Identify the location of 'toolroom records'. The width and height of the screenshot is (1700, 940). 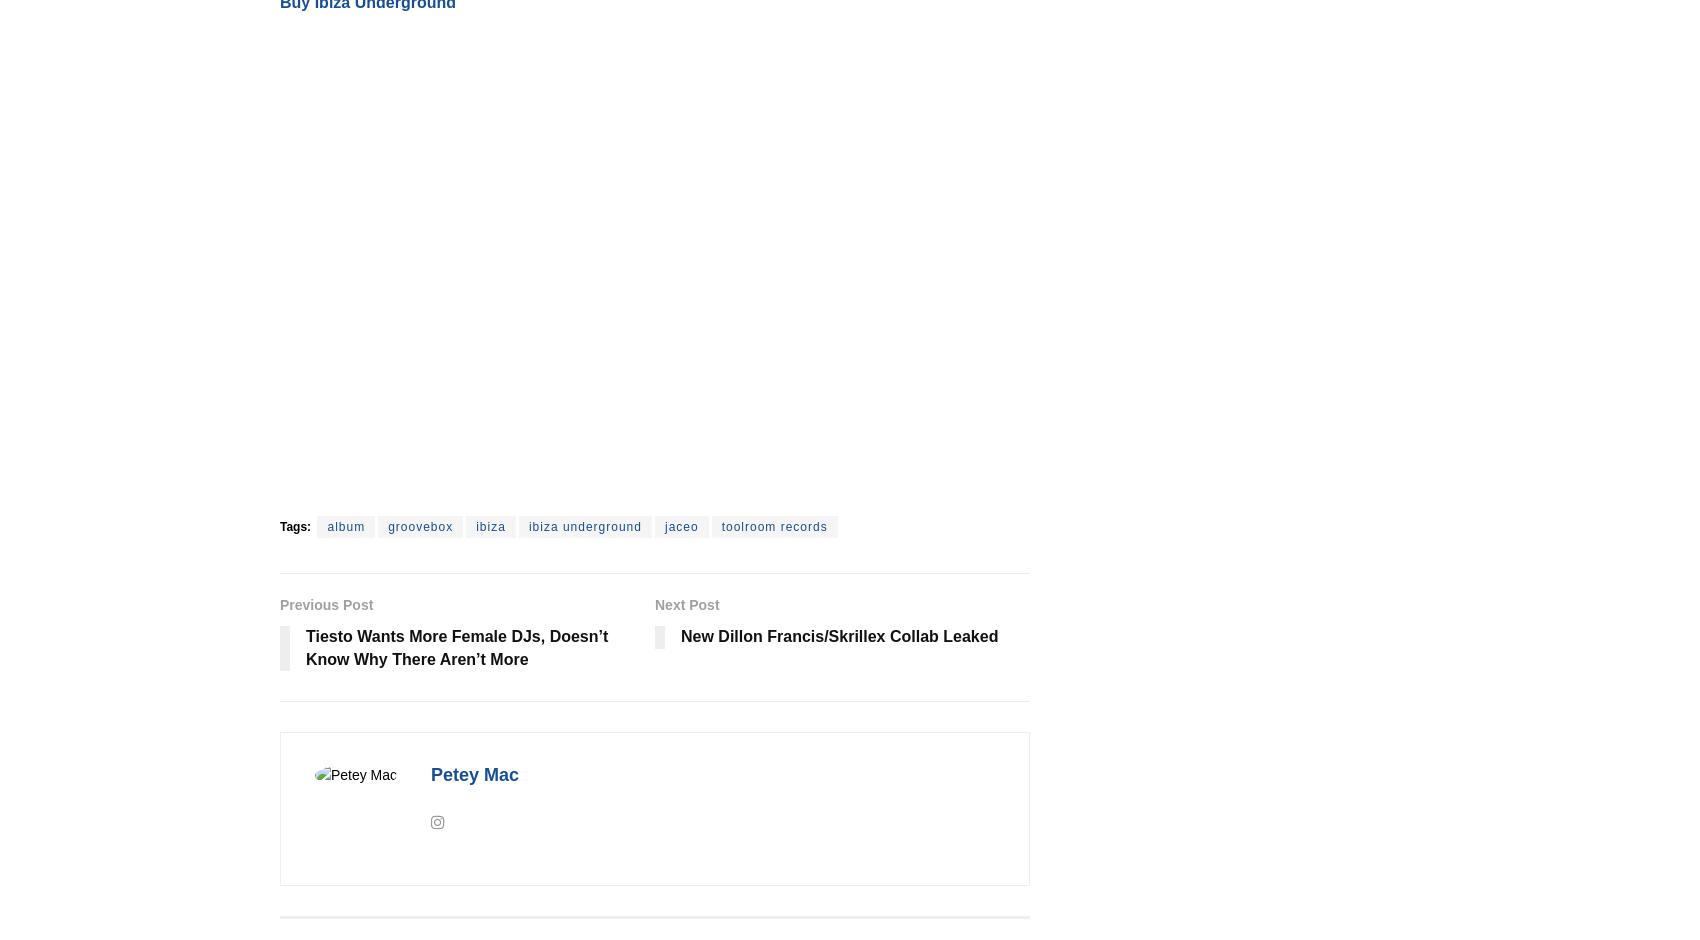
(773, 525).